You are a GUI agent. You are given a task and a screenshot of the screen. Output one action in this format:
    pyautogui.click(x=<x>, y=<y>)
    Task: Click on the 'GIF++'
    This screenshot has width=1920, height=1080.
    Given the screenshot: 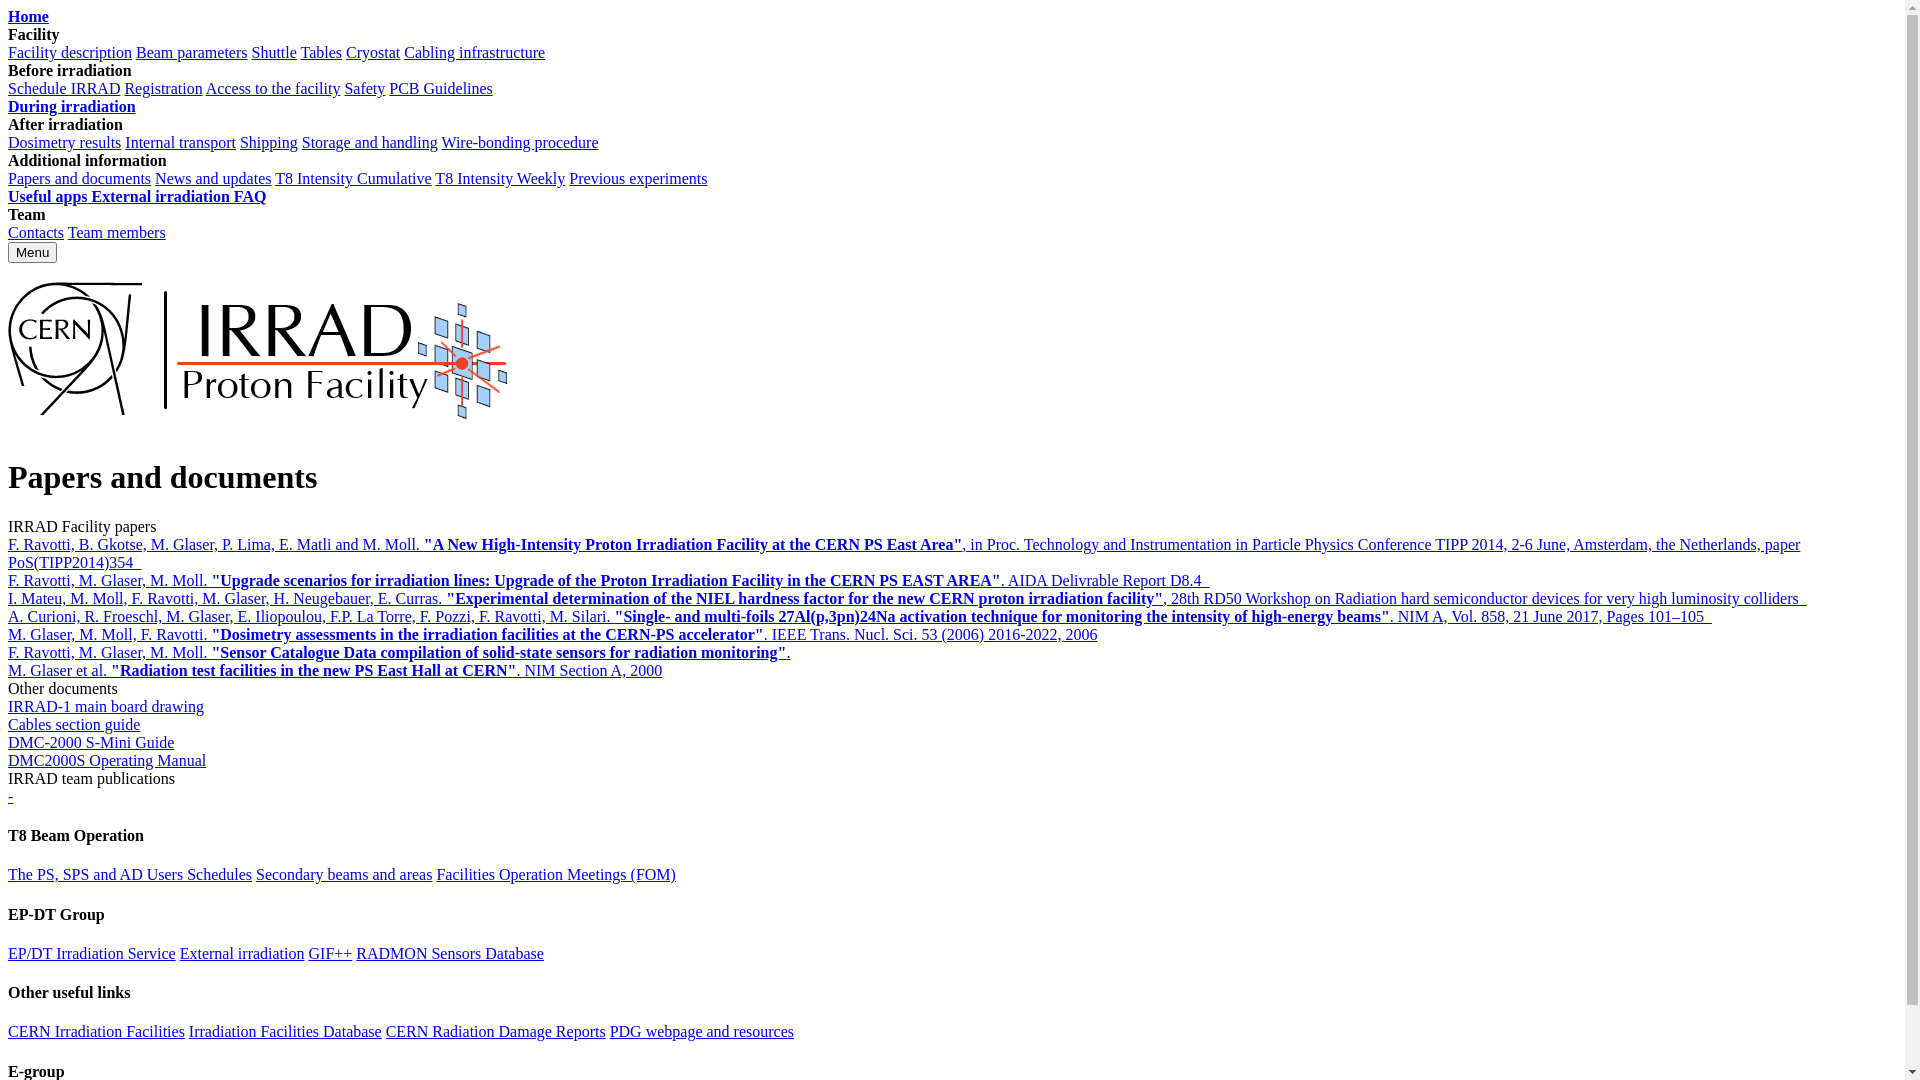 What is the action you would take?
    pyautogui.click(x=330, y=952)
    